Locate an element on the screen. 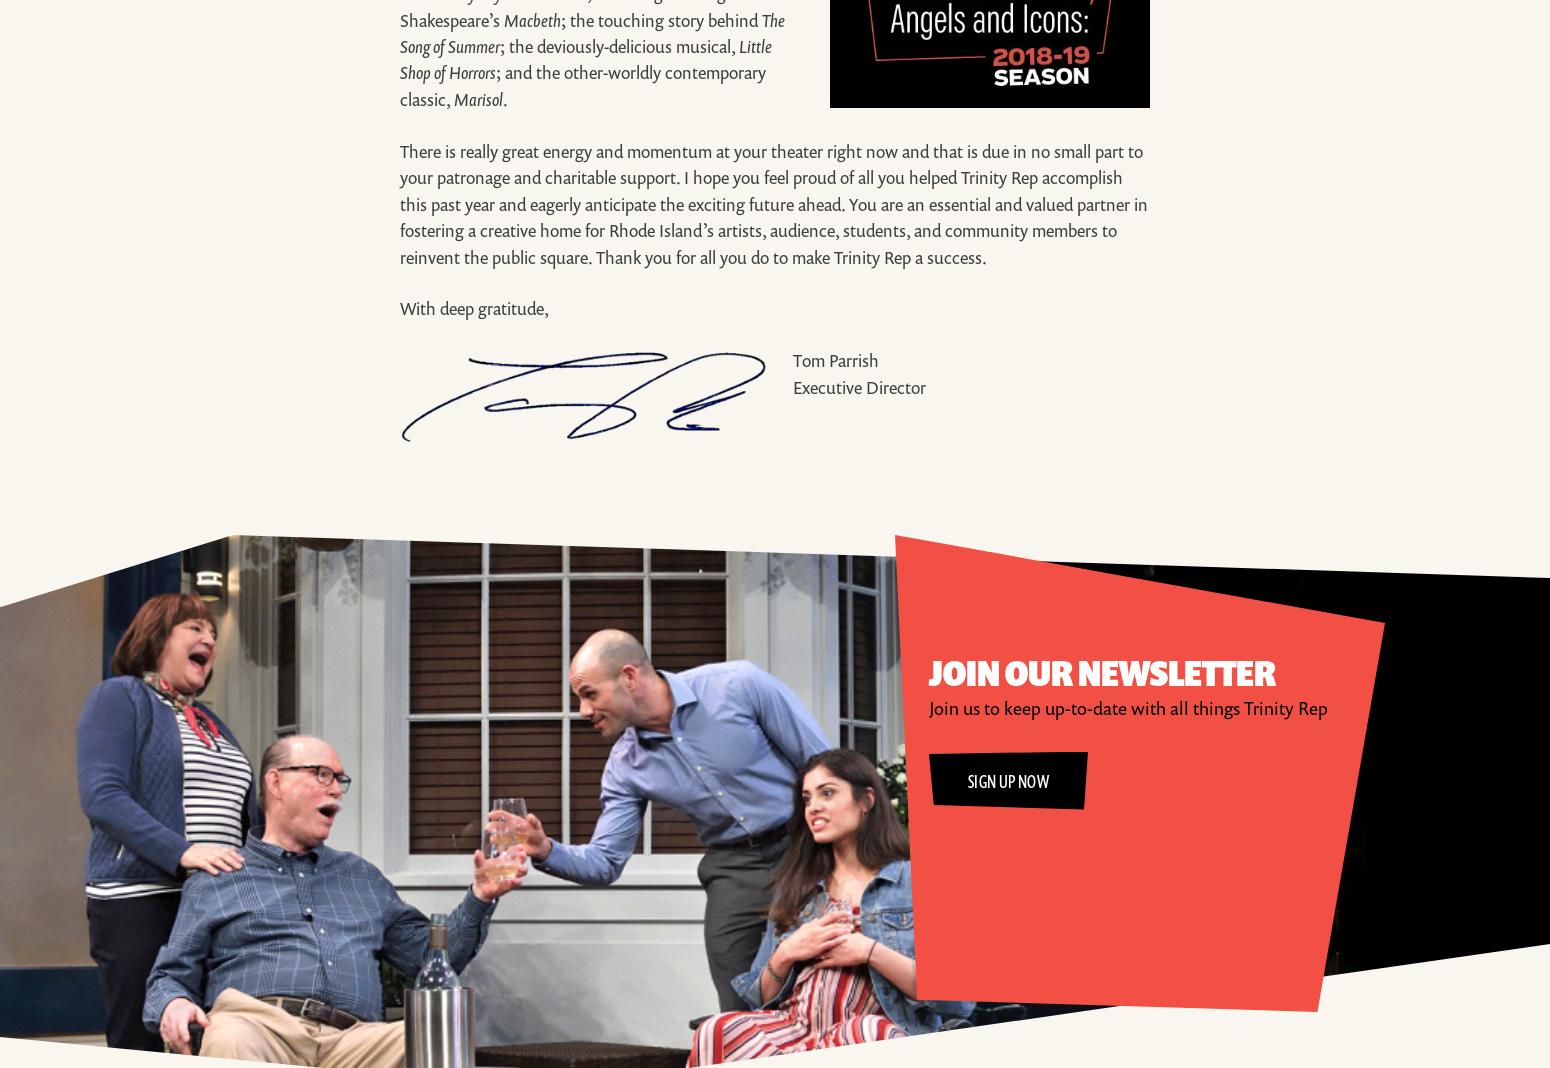 This screenshot has height=1068, width=1550. 'Tom Parrish' is located at coordinates (833, 359).